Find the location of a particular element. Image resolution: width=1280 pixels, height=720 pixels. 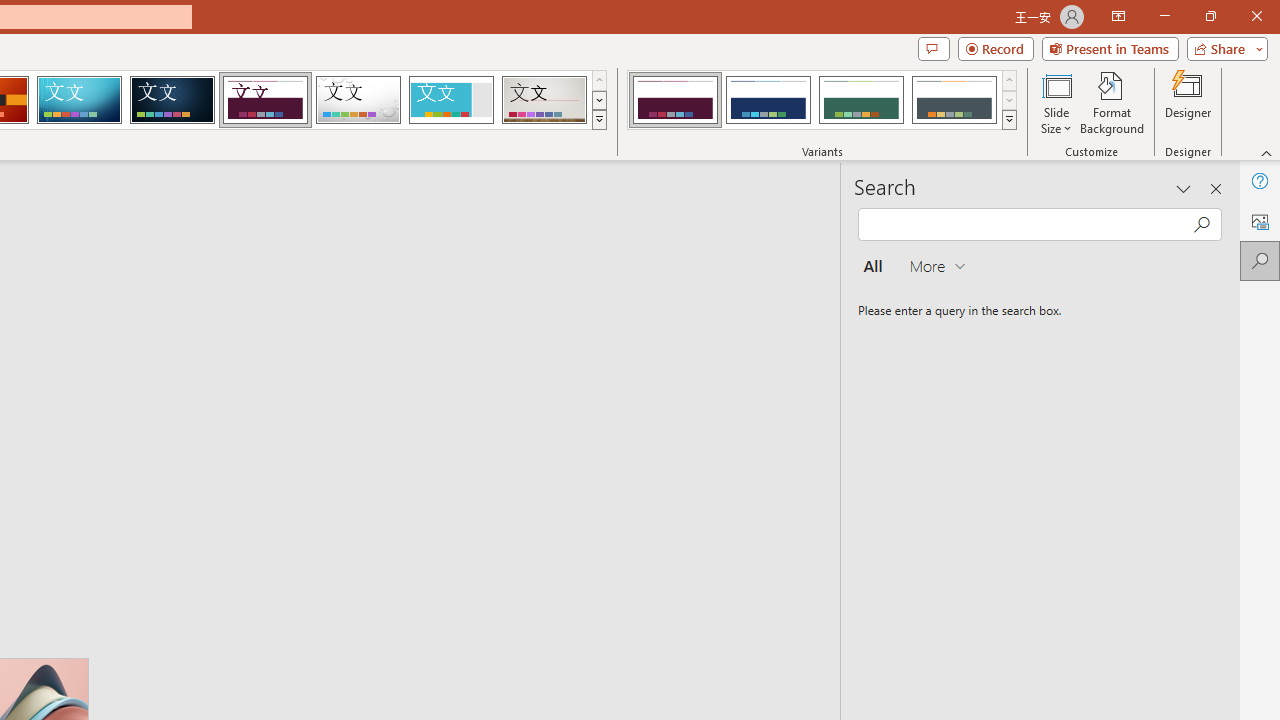

'Dividend Variant 4' is located at coordinates (953, 100).